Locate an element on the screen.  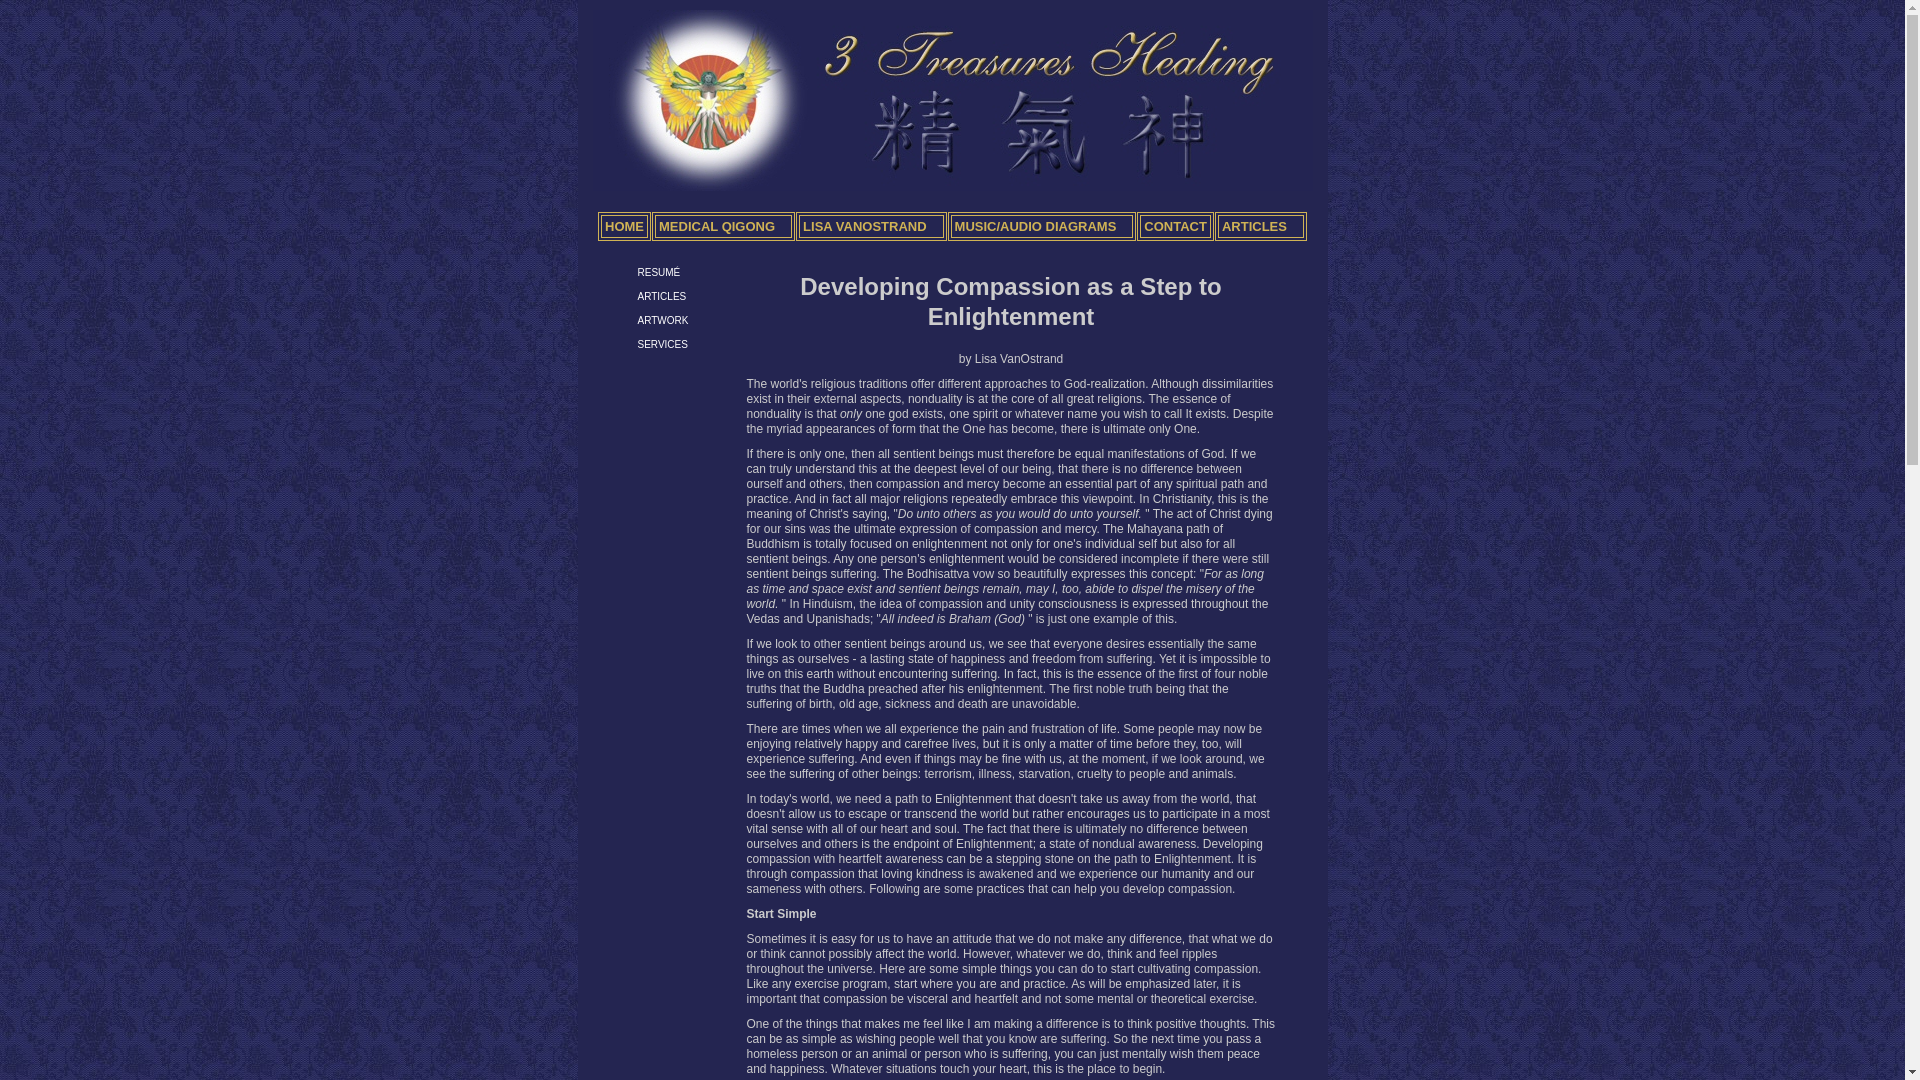
'HOME' is located at coordinates (597, 225).